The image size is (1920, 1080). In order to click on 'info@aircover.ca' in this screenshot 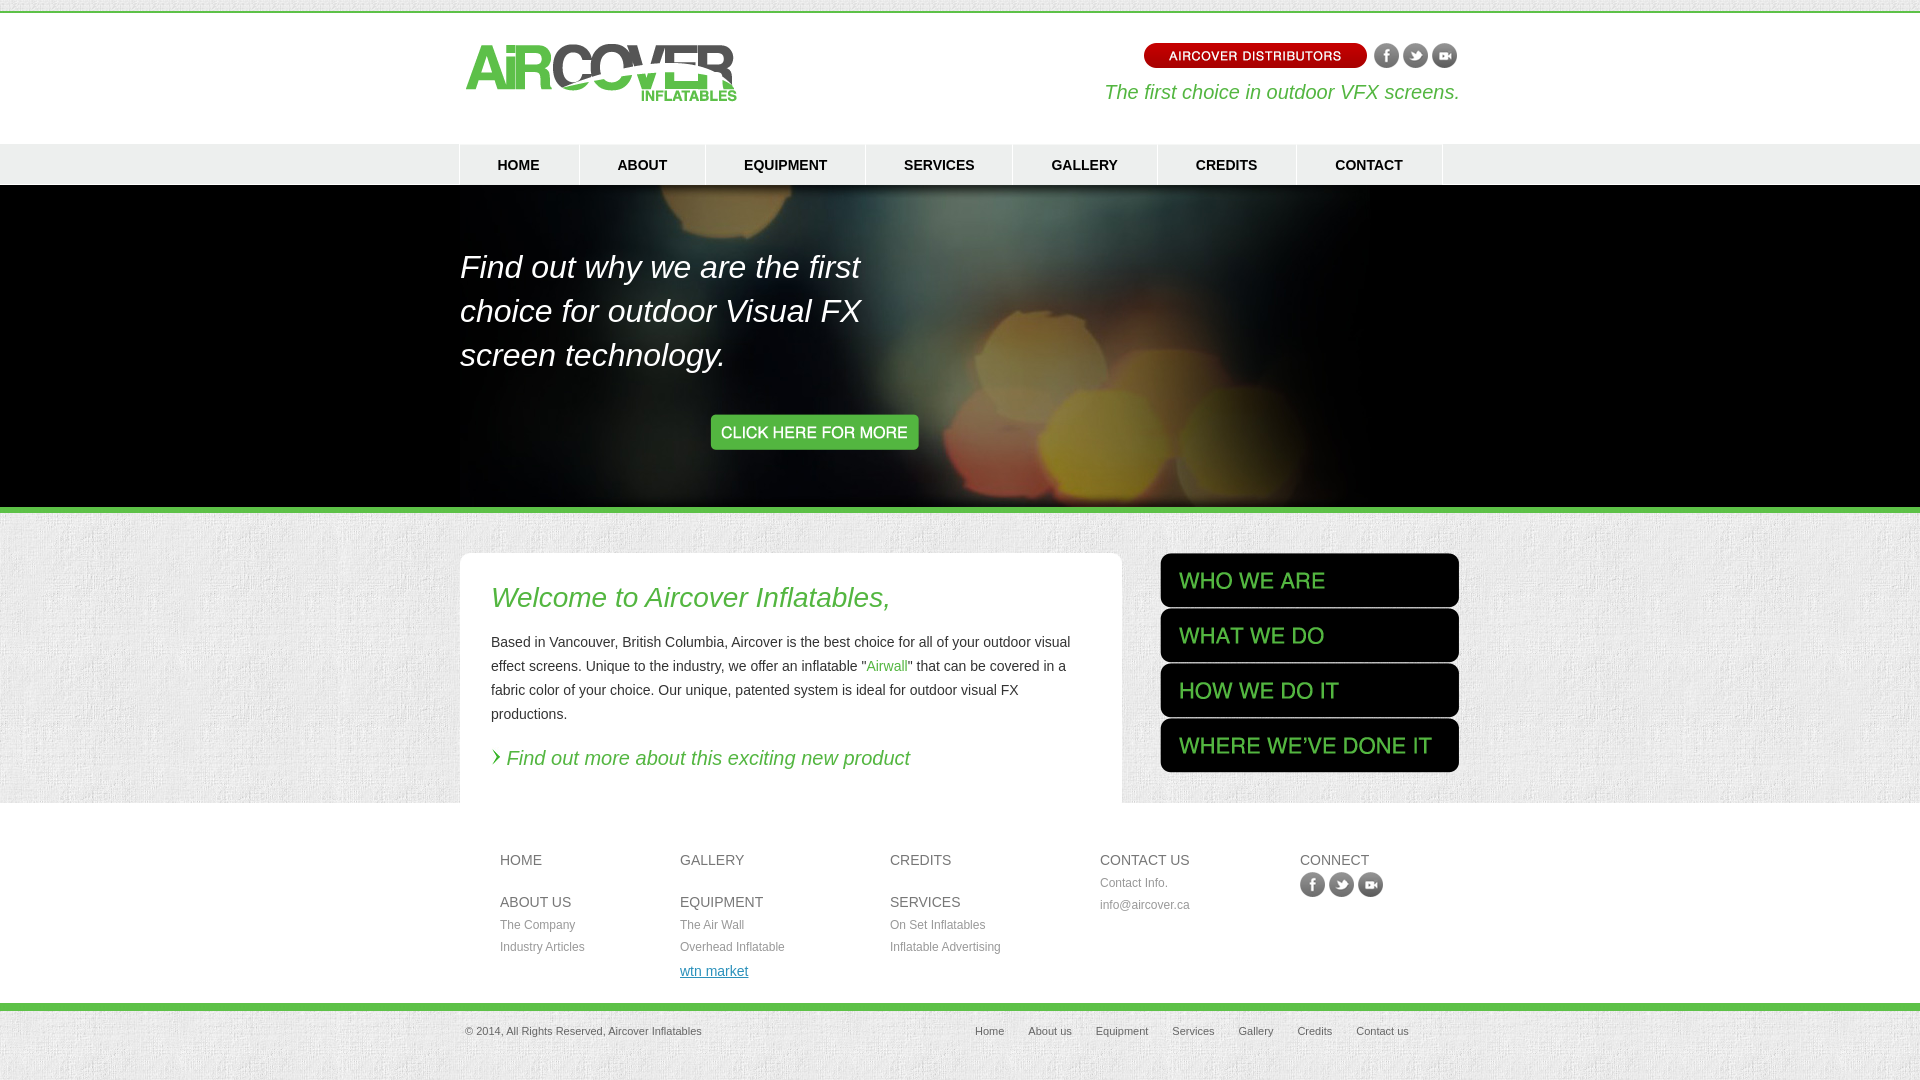, I will do `click(1145, 905)`.